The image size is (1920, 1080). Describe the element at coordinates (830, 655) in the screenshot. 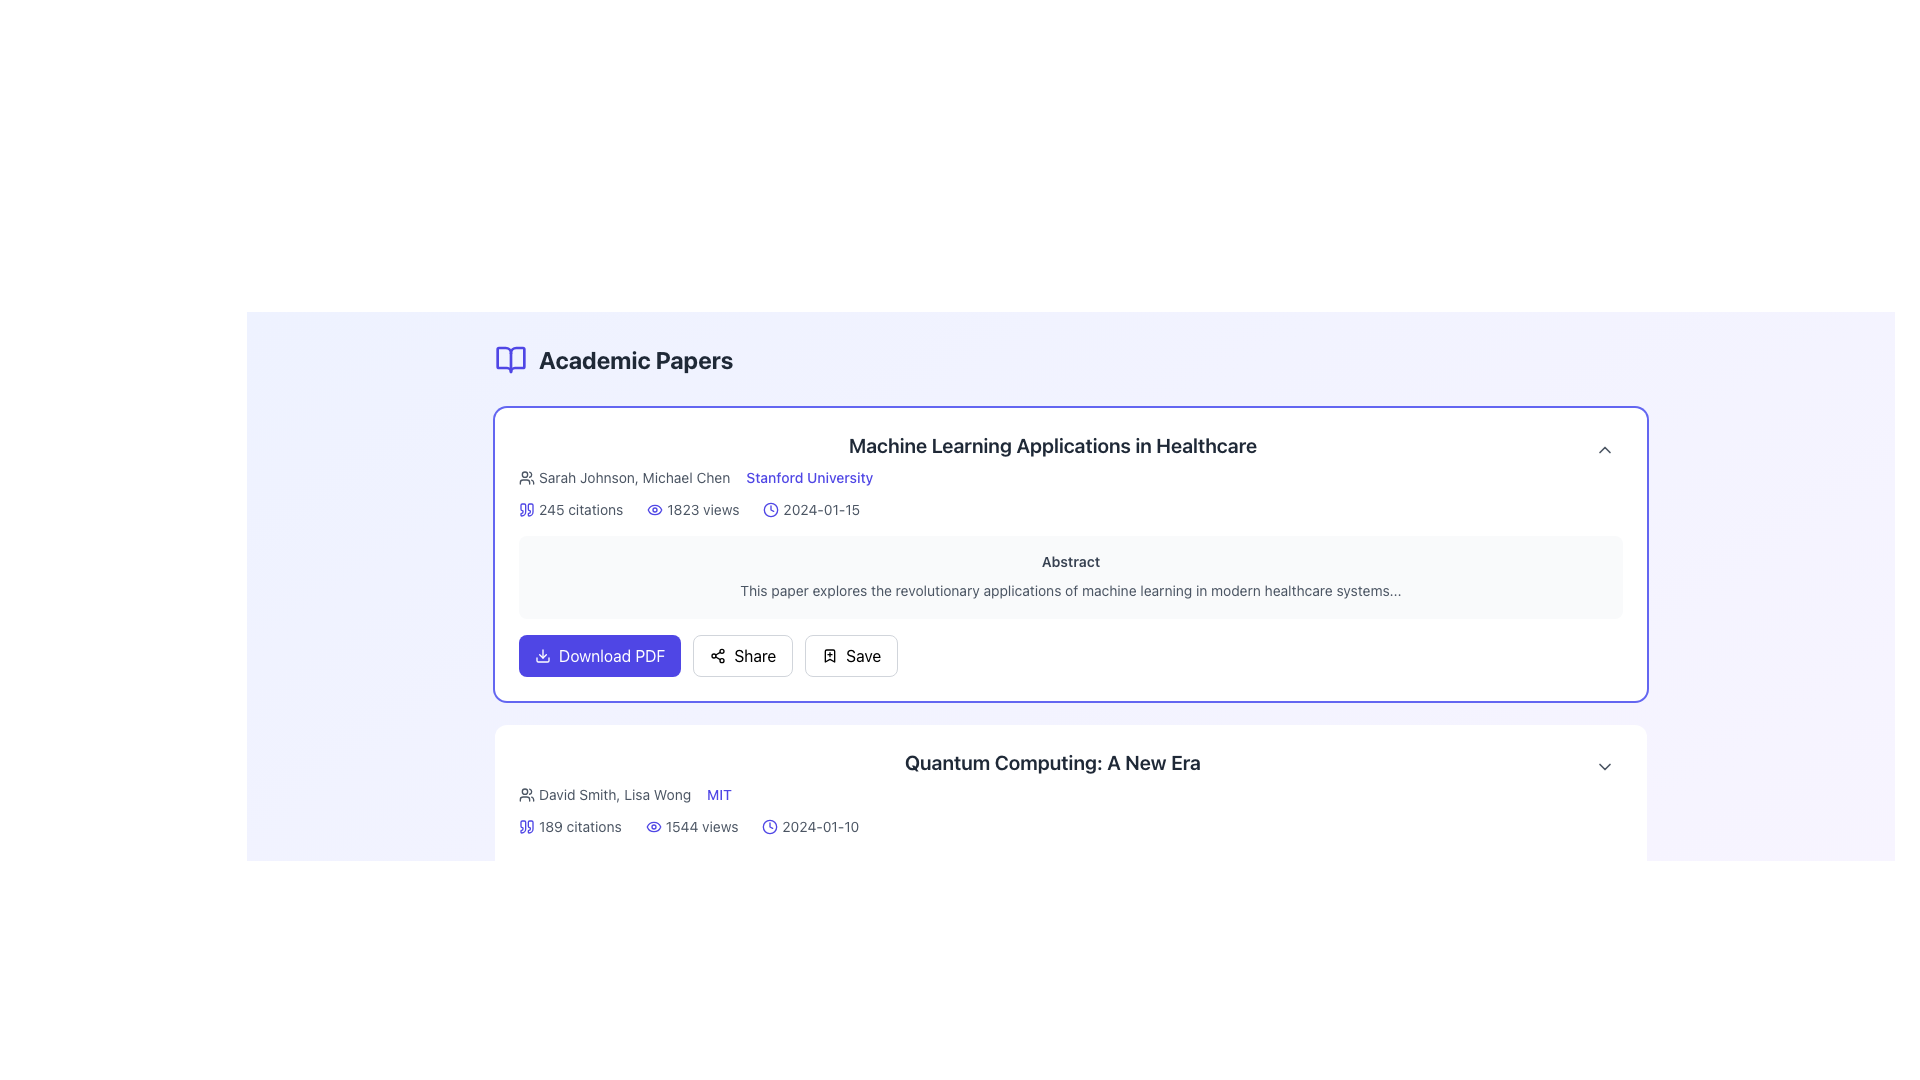

I see `the bookmark icon located to the left of the 'Save' label text within the 'Save' button` at that location.